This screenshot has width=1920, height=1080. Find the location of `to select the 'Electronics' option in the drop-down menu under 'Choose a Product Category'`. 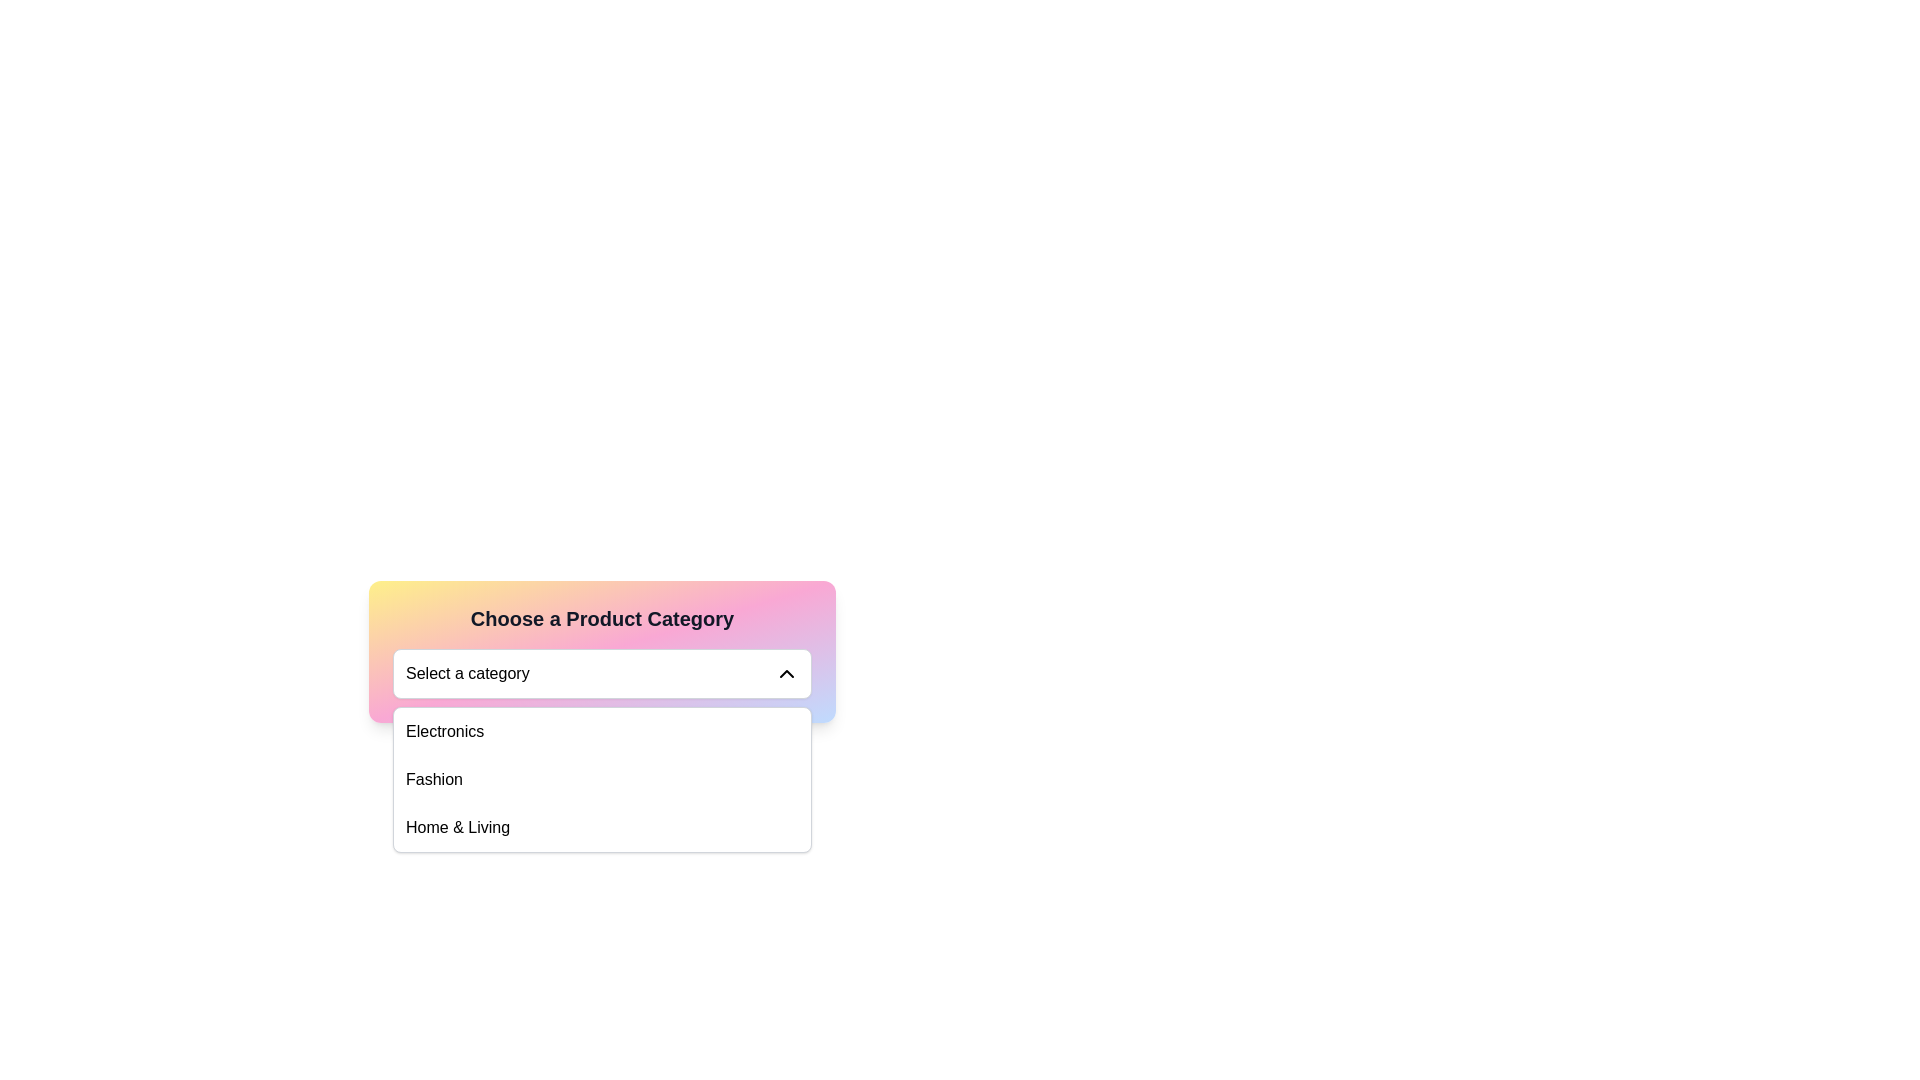

to select the 'Electronics' option in the drop-down menu under 'Choose a Product Category' is located at coordinates (444, 732).